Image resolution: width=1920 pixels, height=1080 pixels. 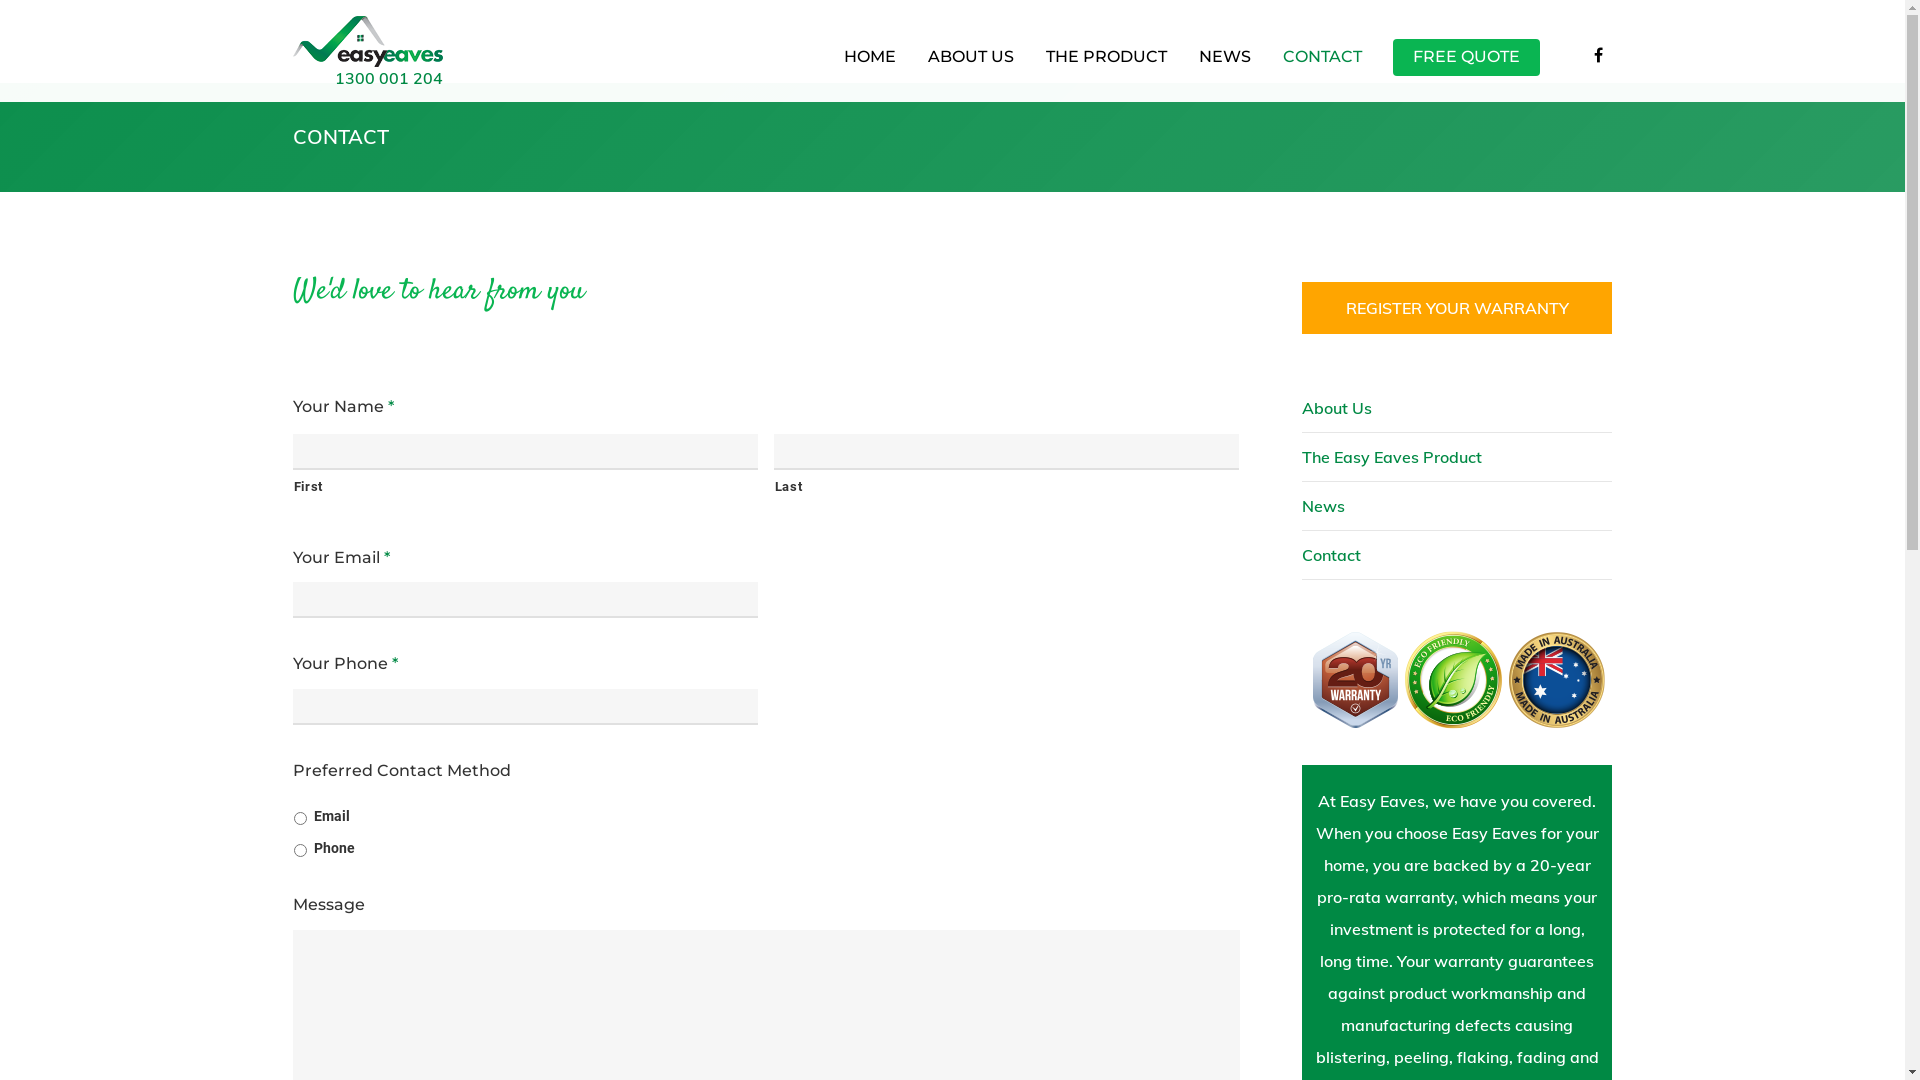 I want to click on 'THE PRODUCT', so click(x=1104, y=64).